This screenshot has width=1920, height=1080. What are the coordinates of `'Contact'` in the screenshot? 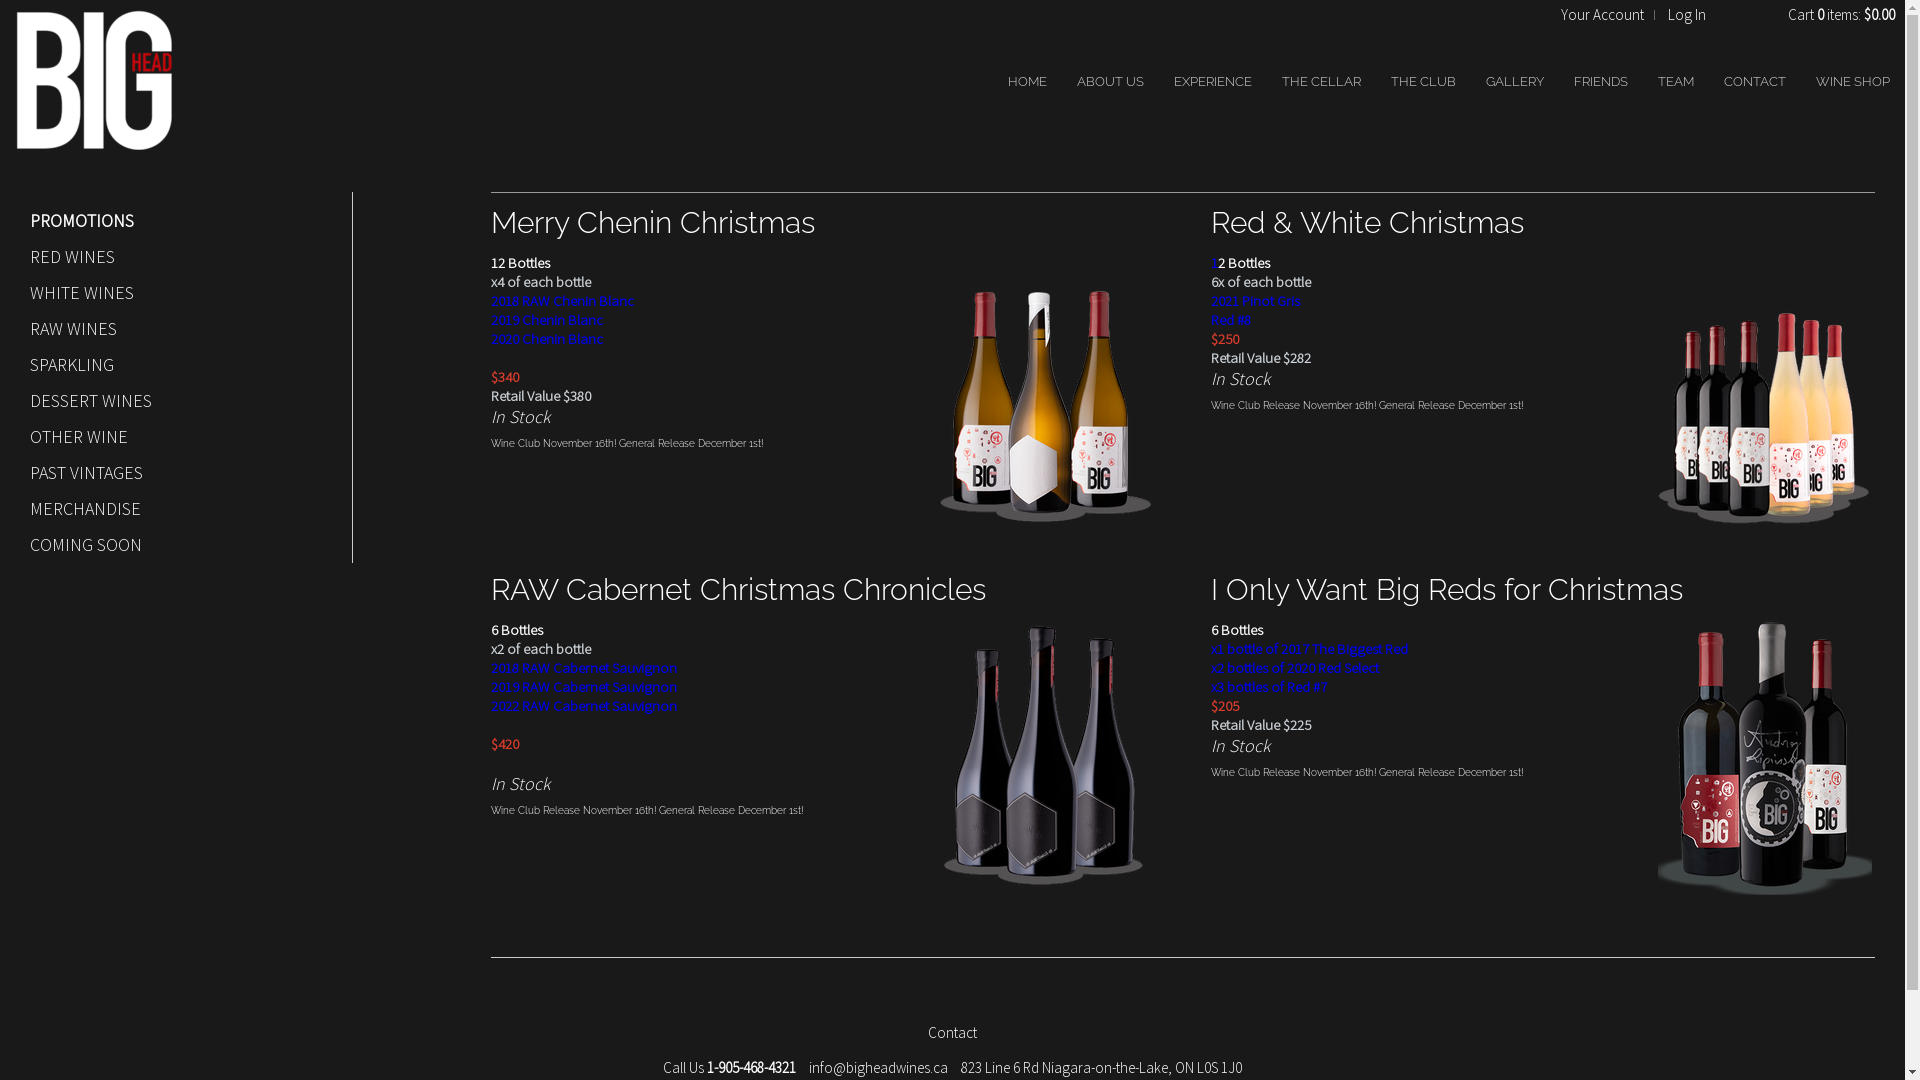 It's located at (926, 1033).